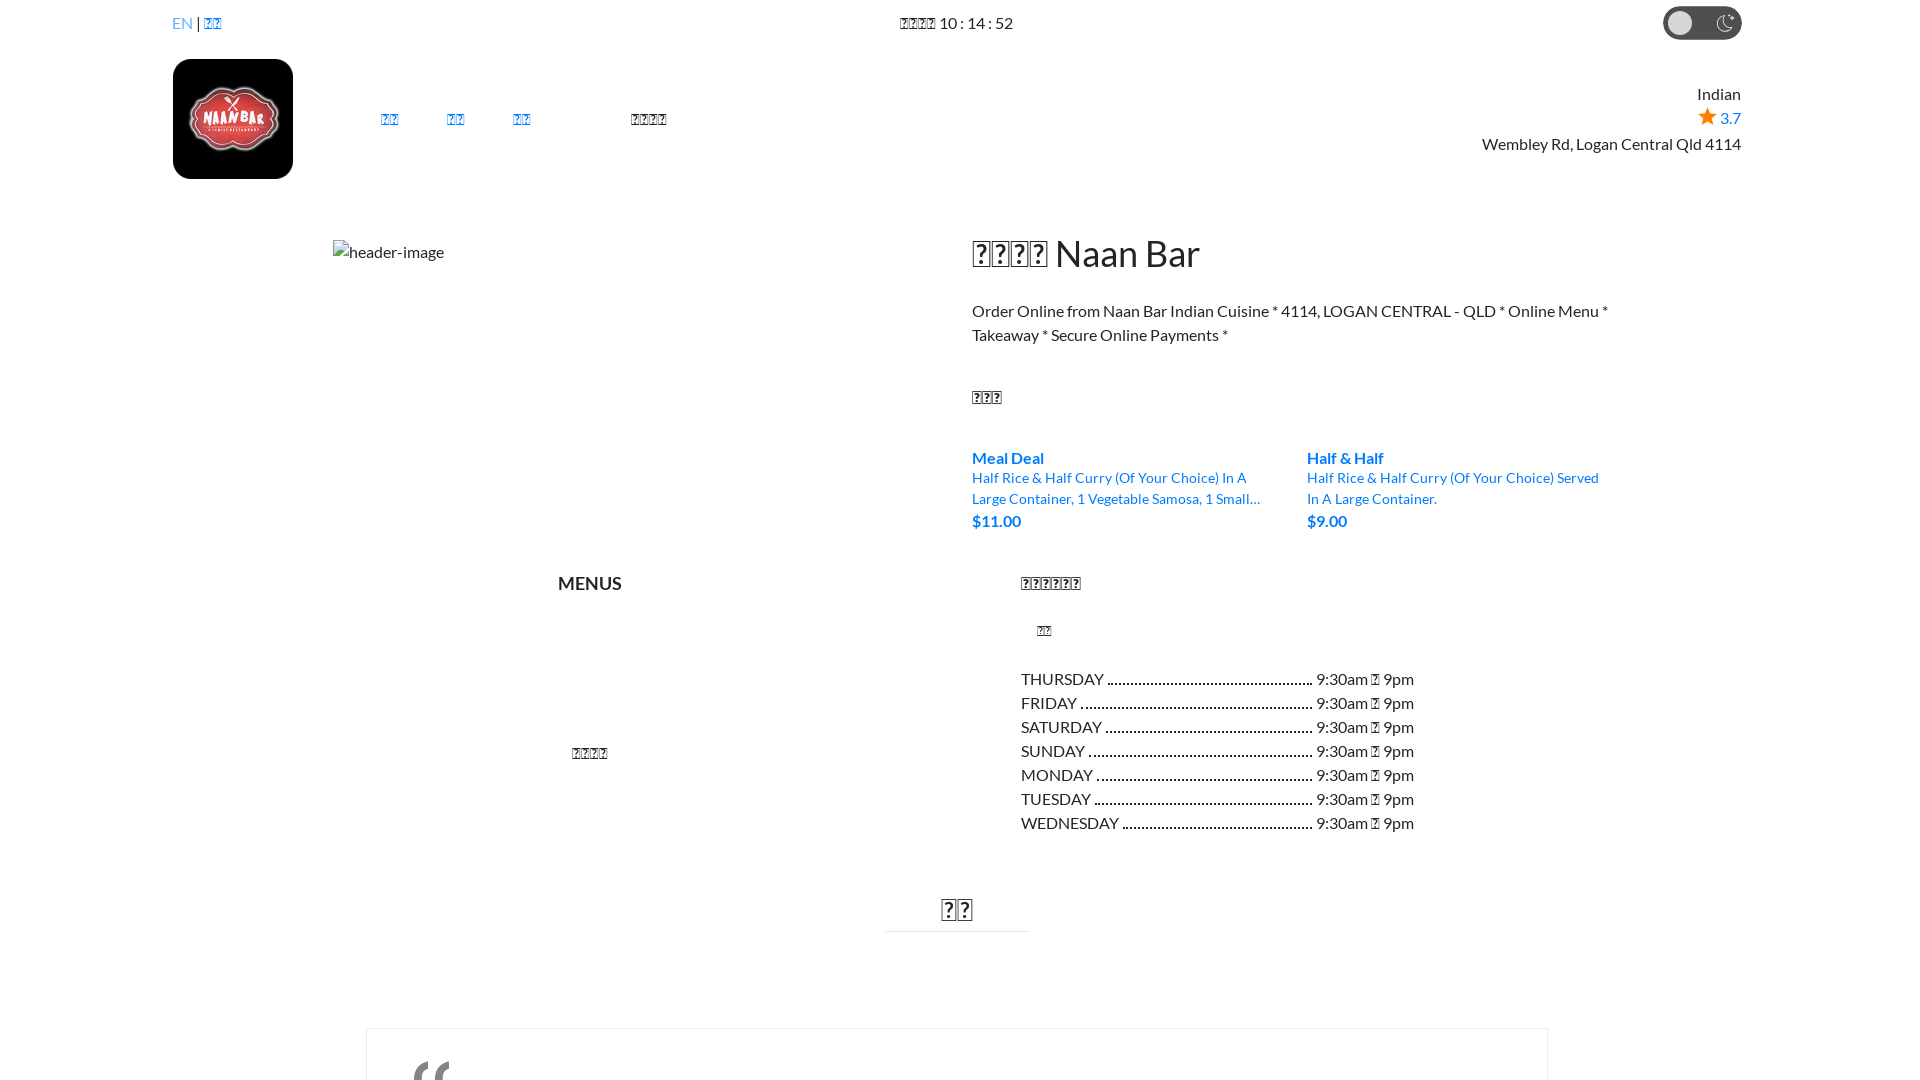  What do you see at coordinates (1718, 117) in the screenshot?
I see `'3.7'` at bounding box center [1718, 117].